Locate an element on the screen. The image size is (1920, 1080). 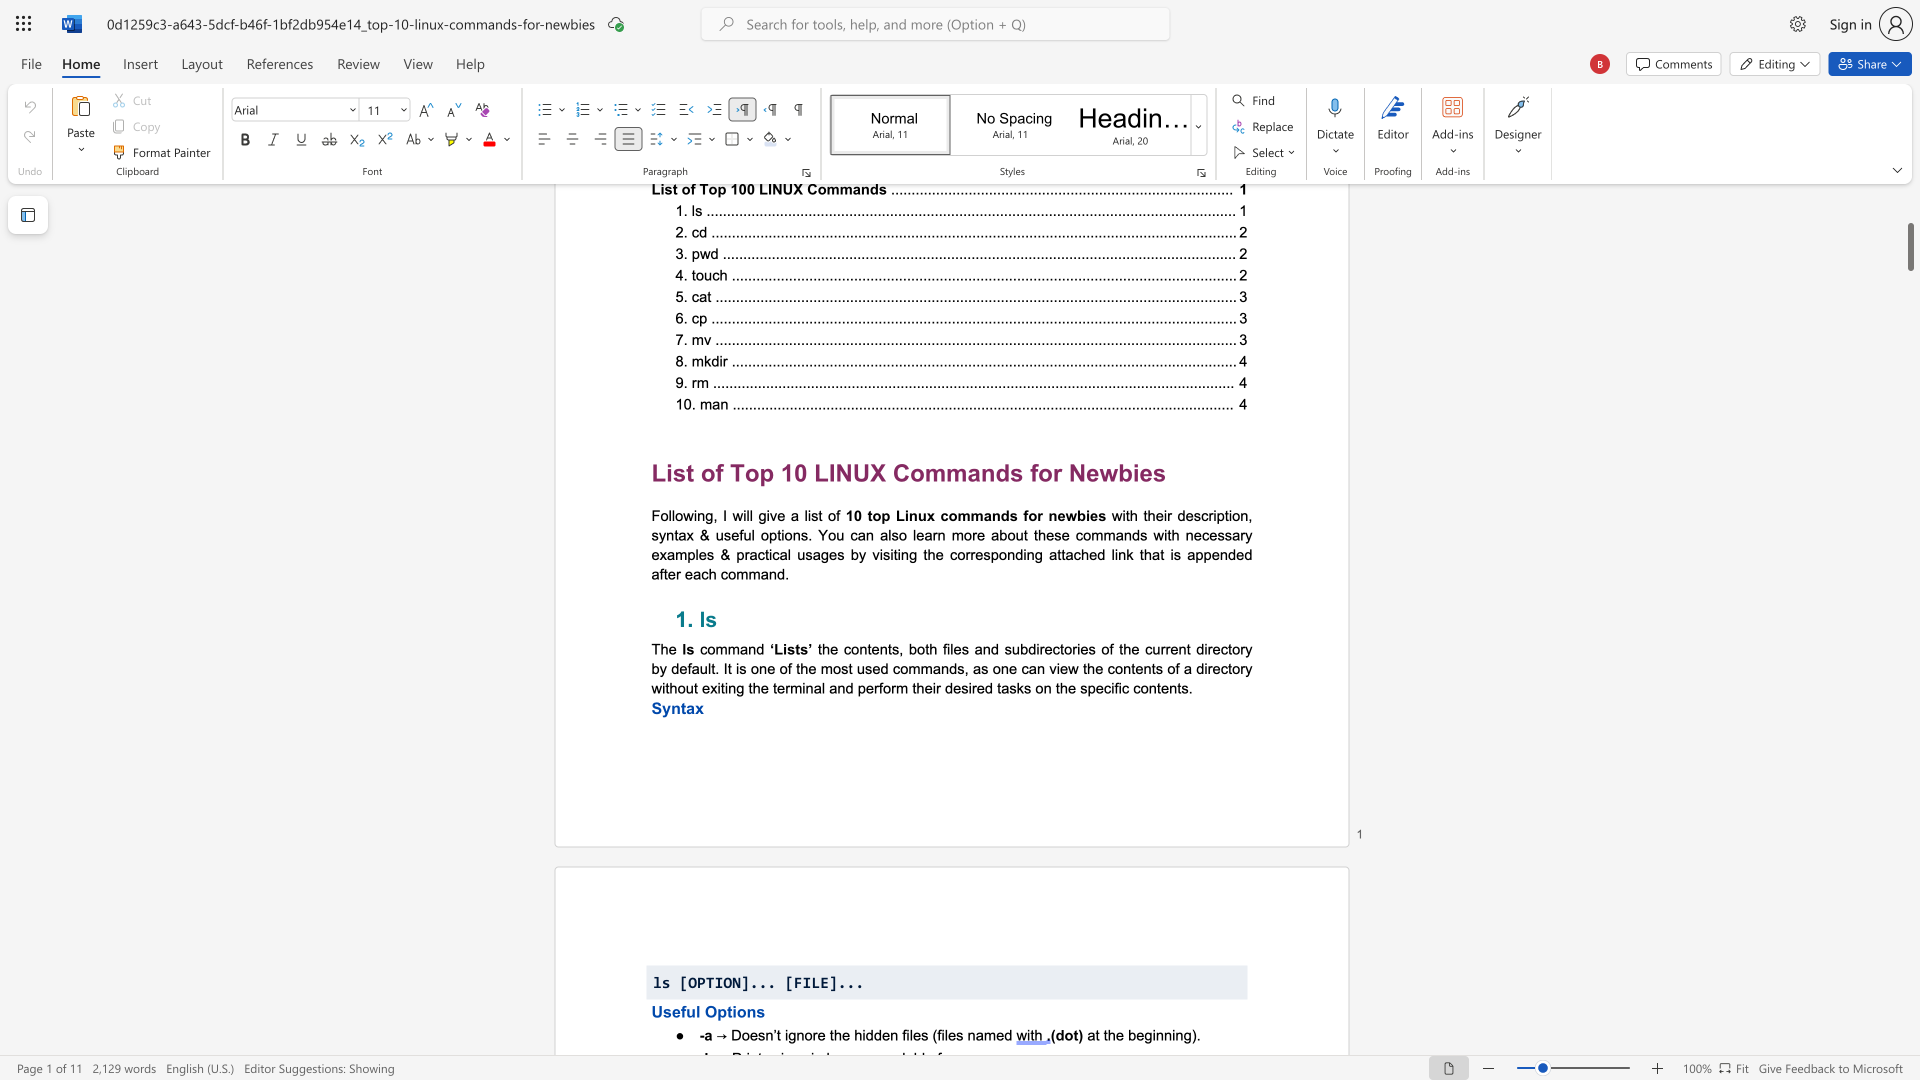
the subset text "by default. It is one of the most used co" within the text "the contents, both files and subdirectories of the current directory by default. It is one of the most used commands, as one can view the contents of a directory without exiting the terminal and perform their desired tasks on the specific contents." is located at coordinates (651, 668).